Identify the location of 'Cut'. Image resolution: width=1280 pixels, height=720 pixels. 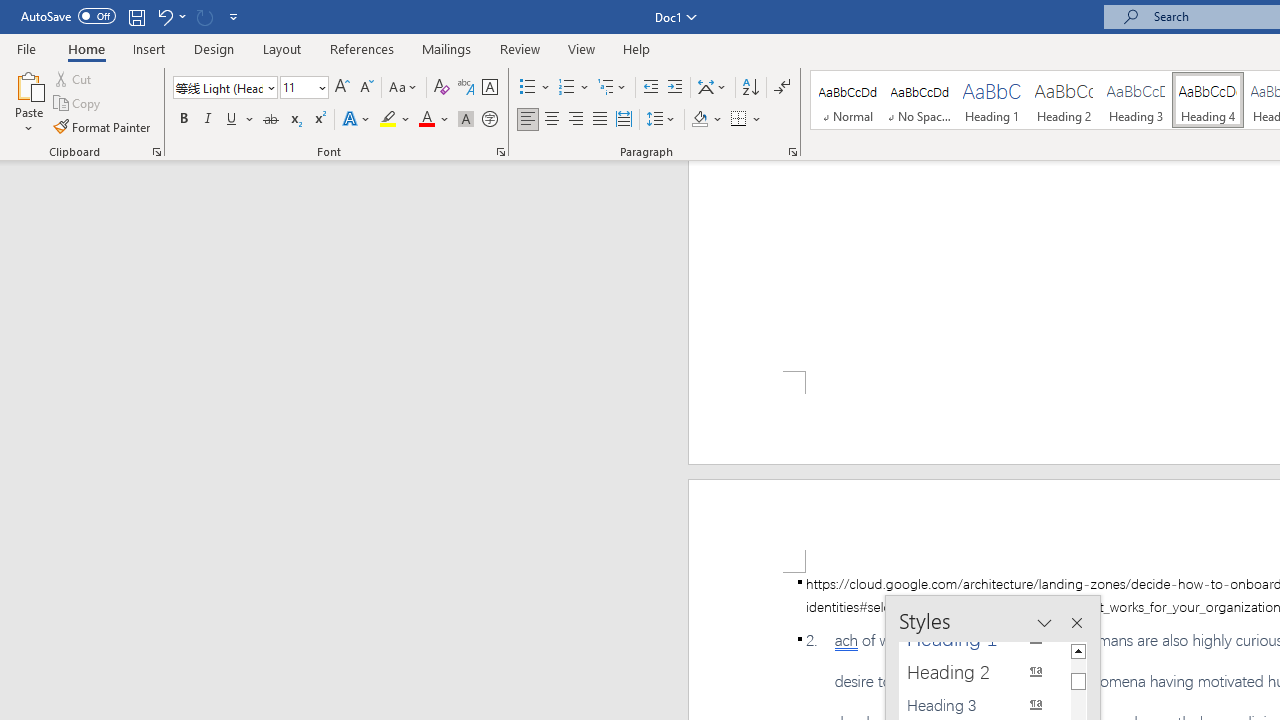
(74, 78).